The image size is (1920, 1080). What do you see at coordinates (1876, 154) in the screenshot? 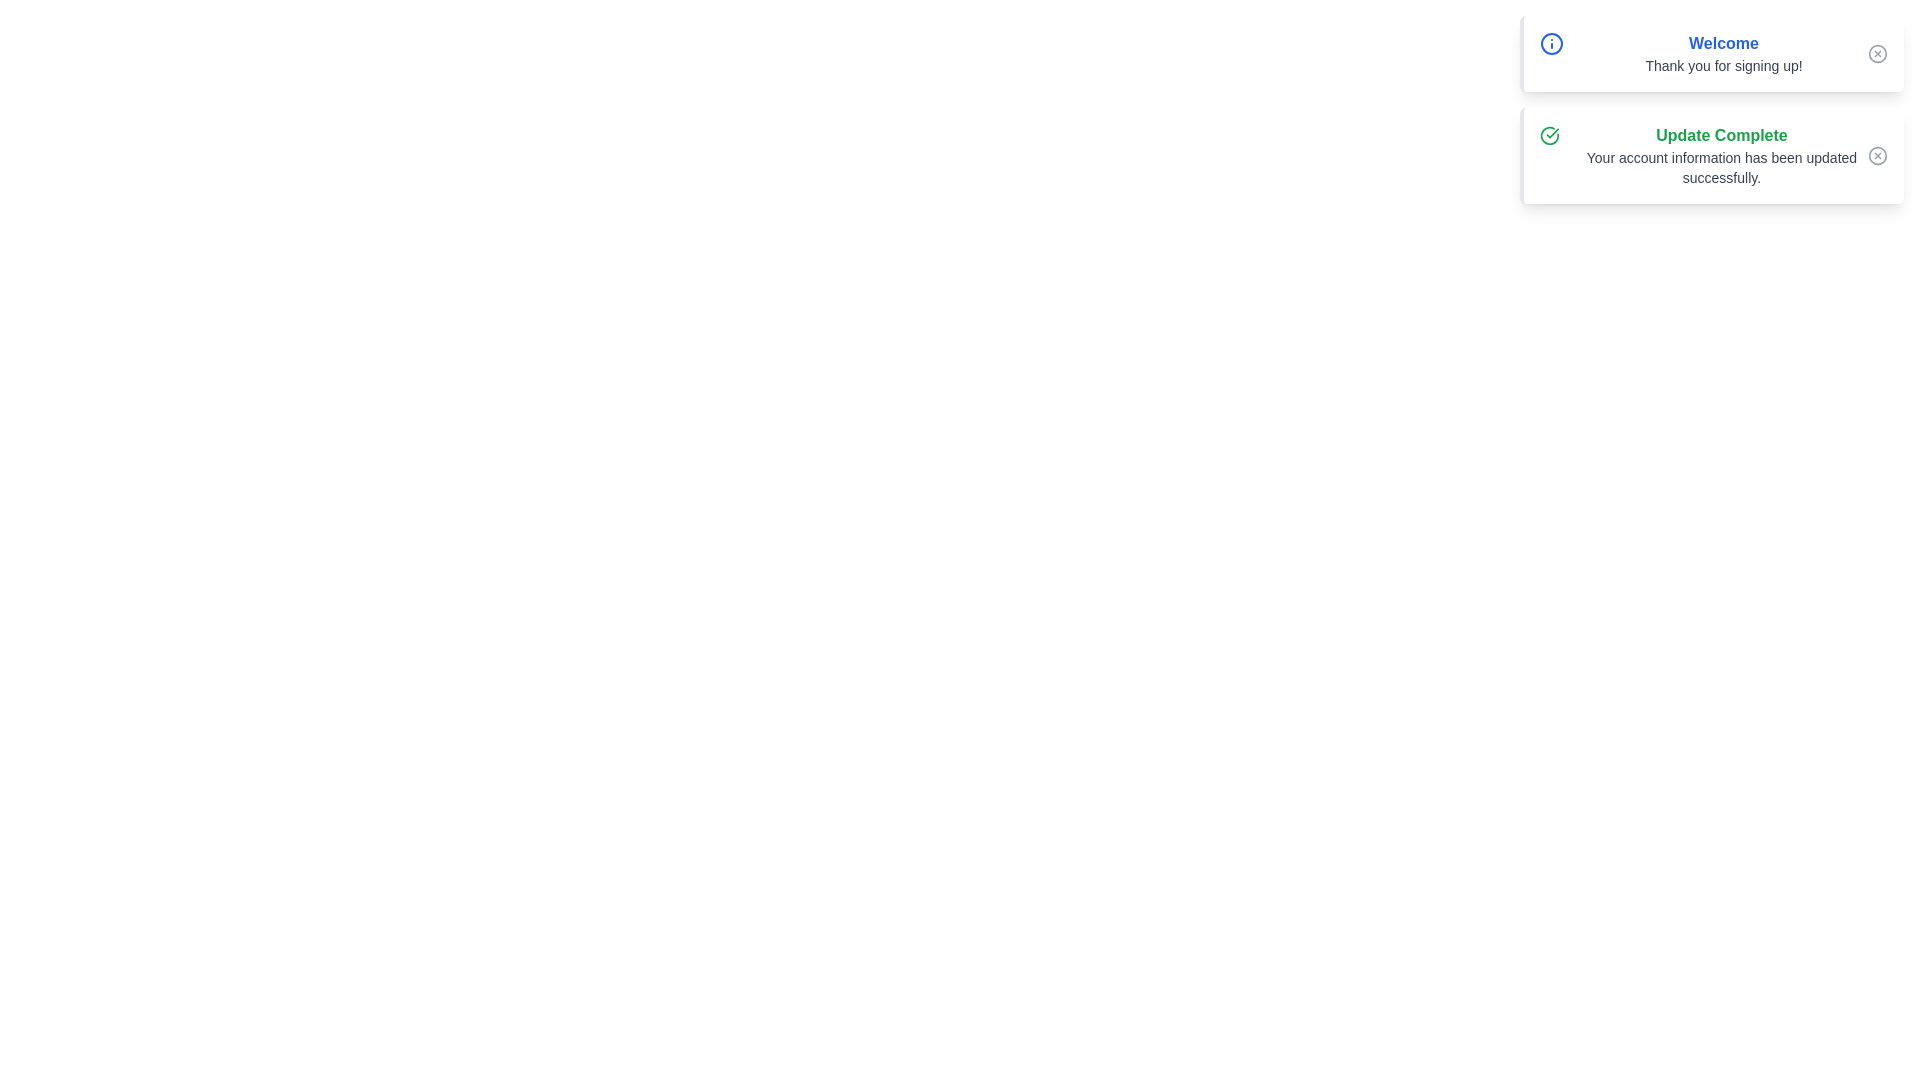
I see `the close button located in the top-right corner of the 'Update Complete' notification card` at bounding box center [1876, 154].